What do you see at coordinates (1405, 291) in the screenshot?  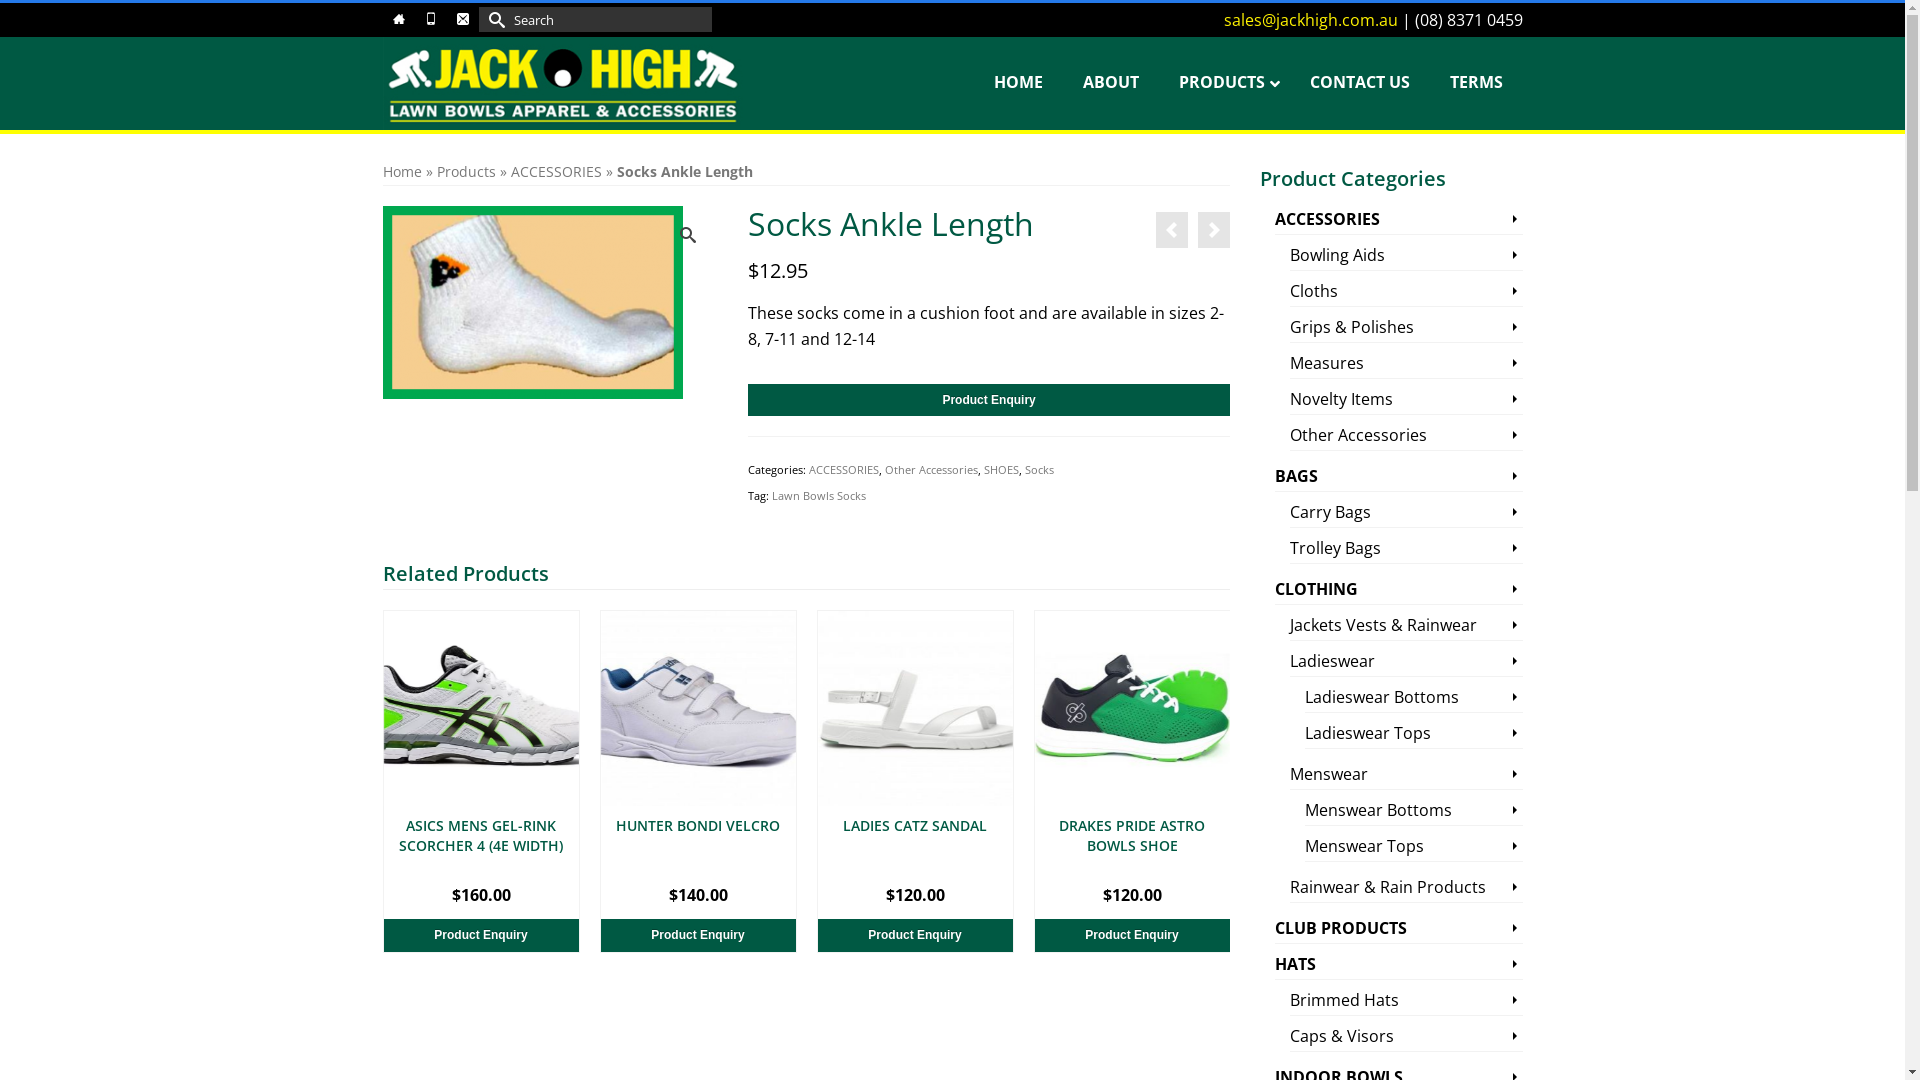 I see `'Cloths'` at bounding box center [1405, 291].